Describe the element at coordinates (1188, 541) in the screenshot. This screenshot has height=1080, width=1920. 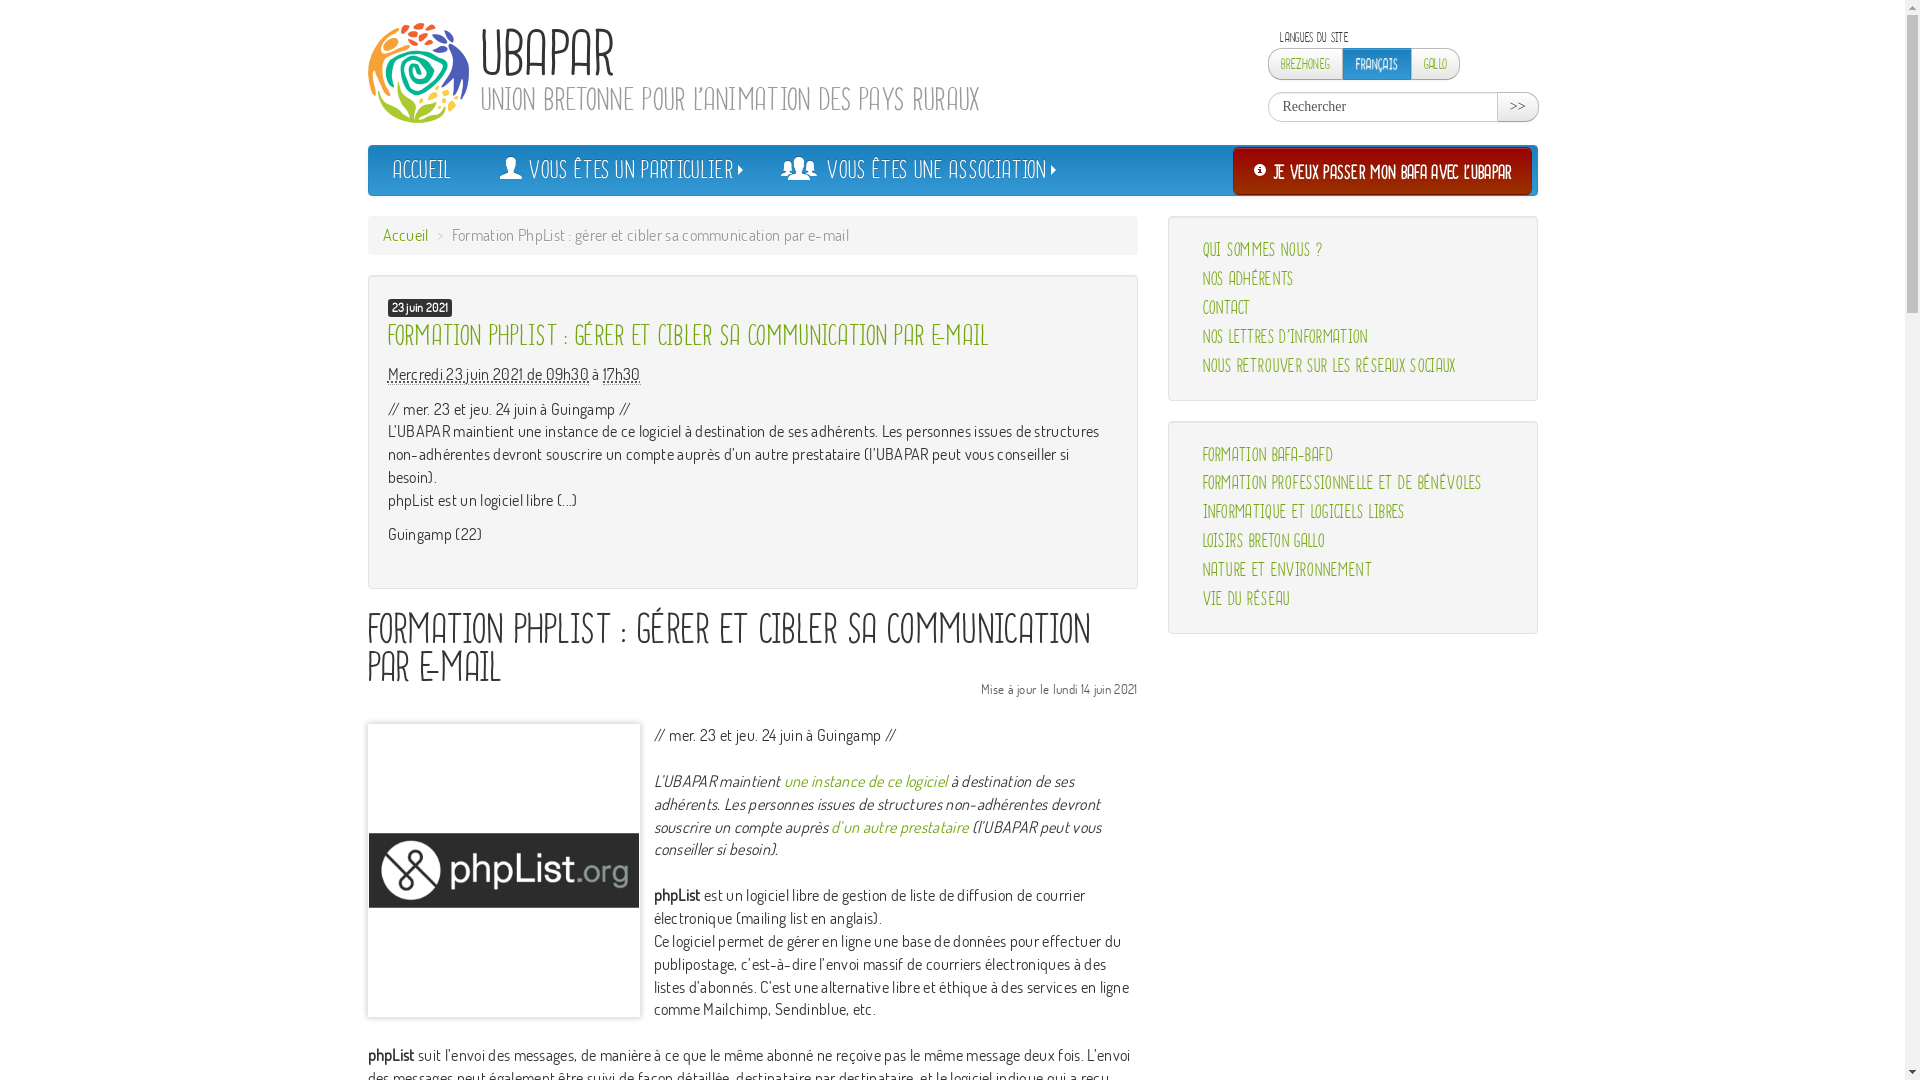
I see `'LOISIRS BRETON GALLO'` at that location.